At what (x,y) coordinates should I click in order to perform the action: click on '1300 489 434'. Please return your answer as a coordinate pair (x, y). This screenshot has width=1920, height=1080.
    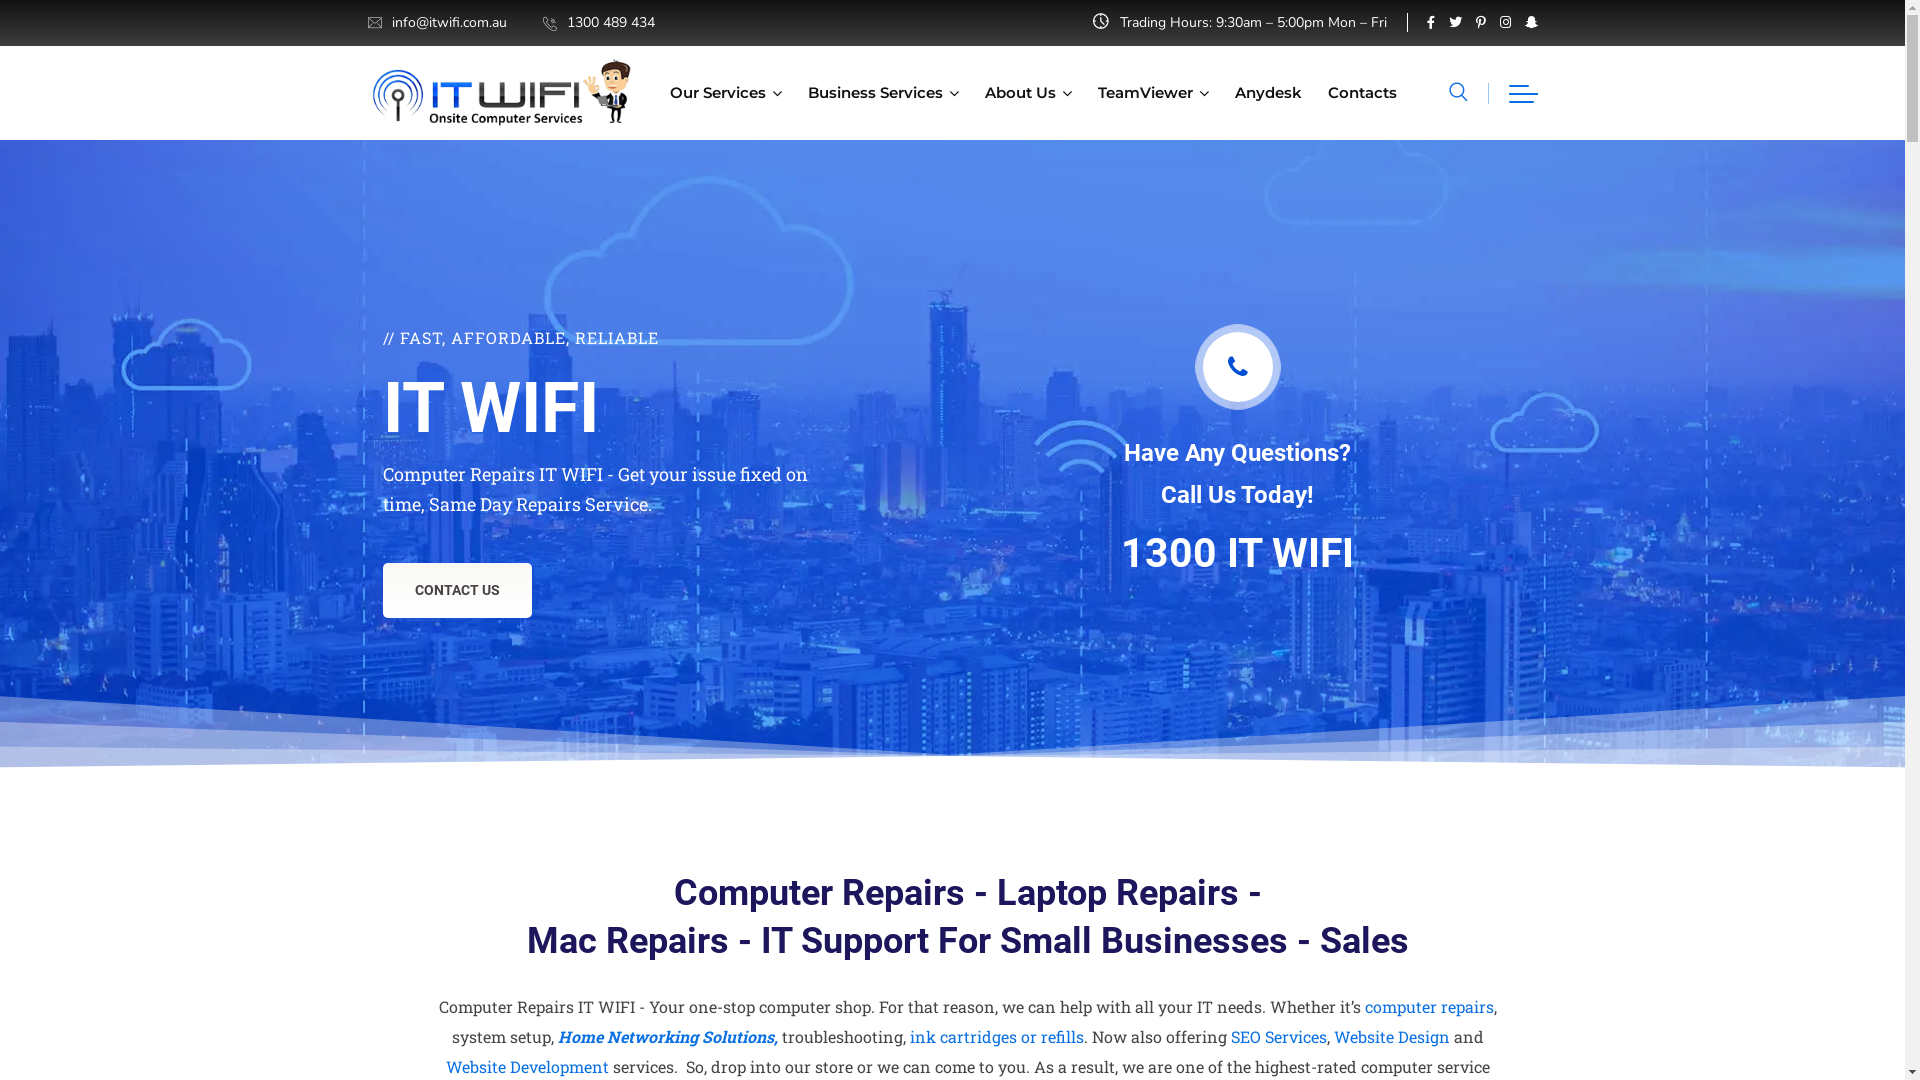
    Looking at the image, I should click on (565, 22).